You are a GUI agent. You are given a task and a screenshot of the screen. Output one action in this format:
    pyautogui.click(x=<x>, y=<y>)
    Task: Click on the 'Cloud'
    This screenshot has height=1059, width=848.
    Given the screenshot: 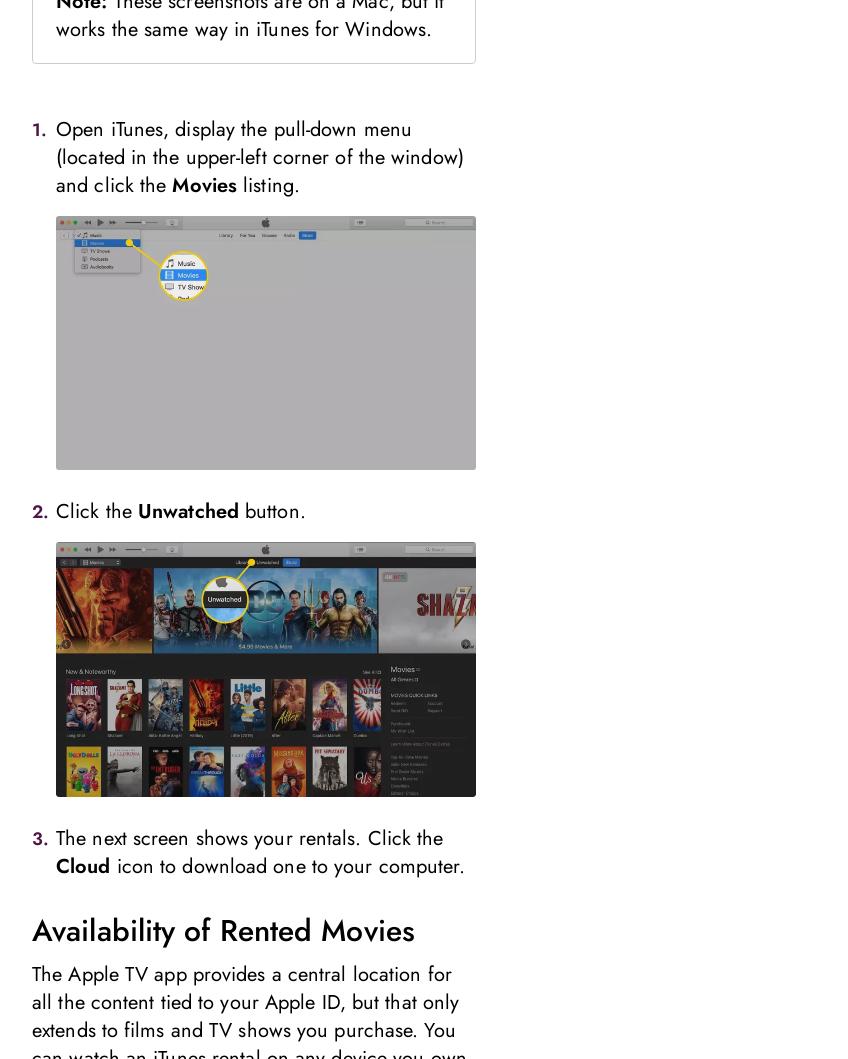 What is the action you would take?
    pyautogui.click(x=55, y=866)
    